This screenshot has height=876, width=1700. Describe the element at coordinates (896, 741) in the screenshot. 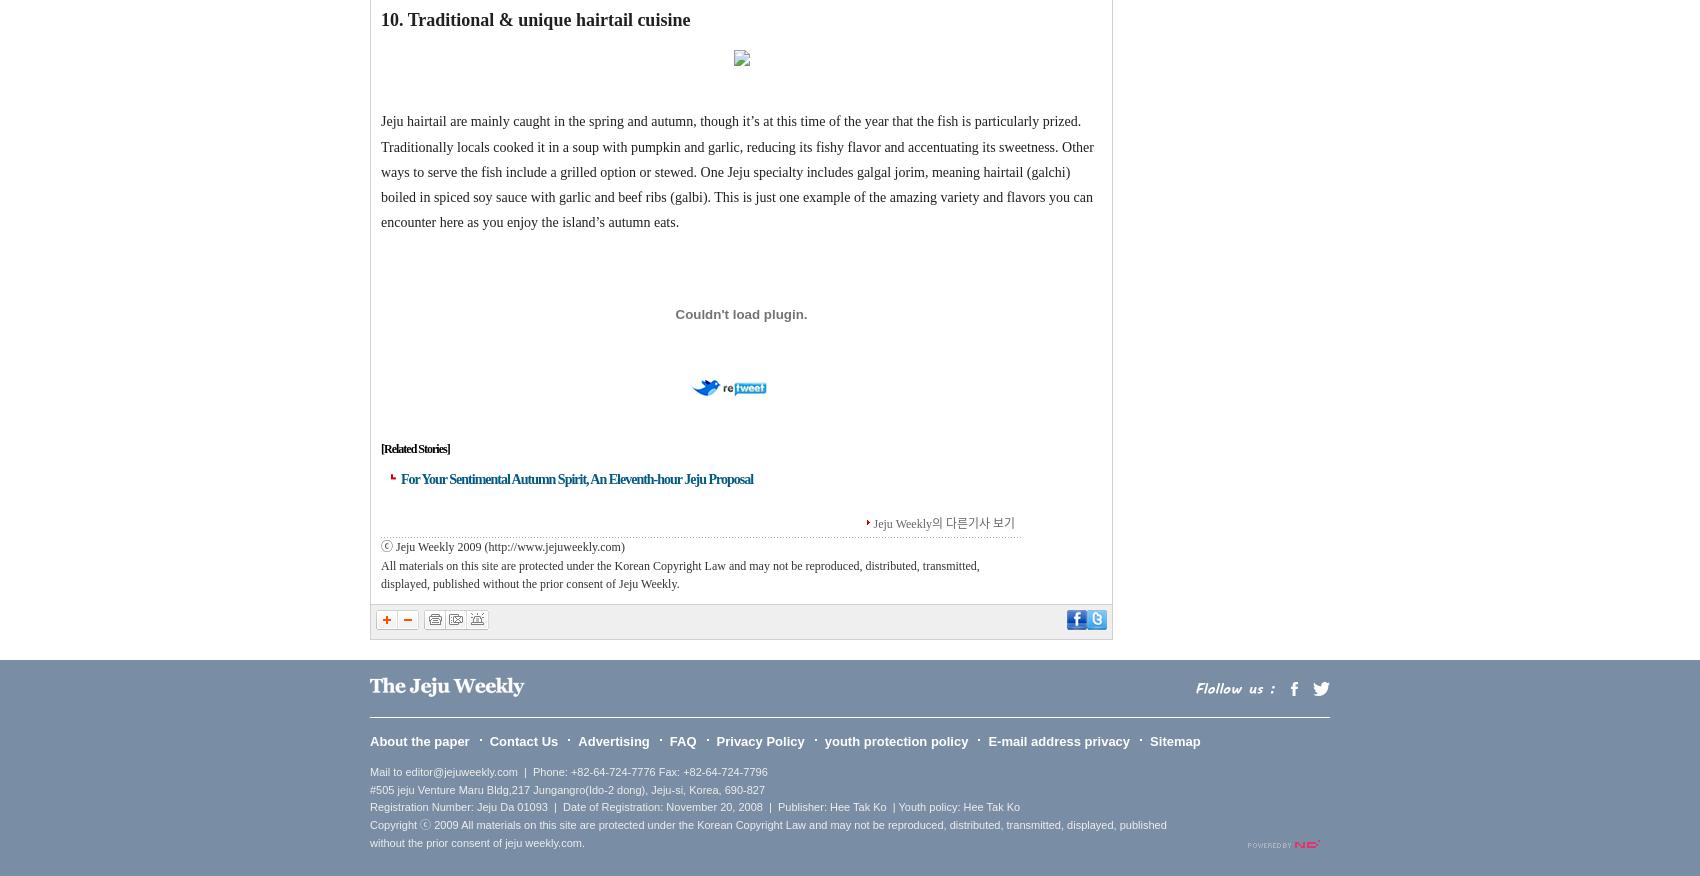

I see `'youth protection policy'` at that location.